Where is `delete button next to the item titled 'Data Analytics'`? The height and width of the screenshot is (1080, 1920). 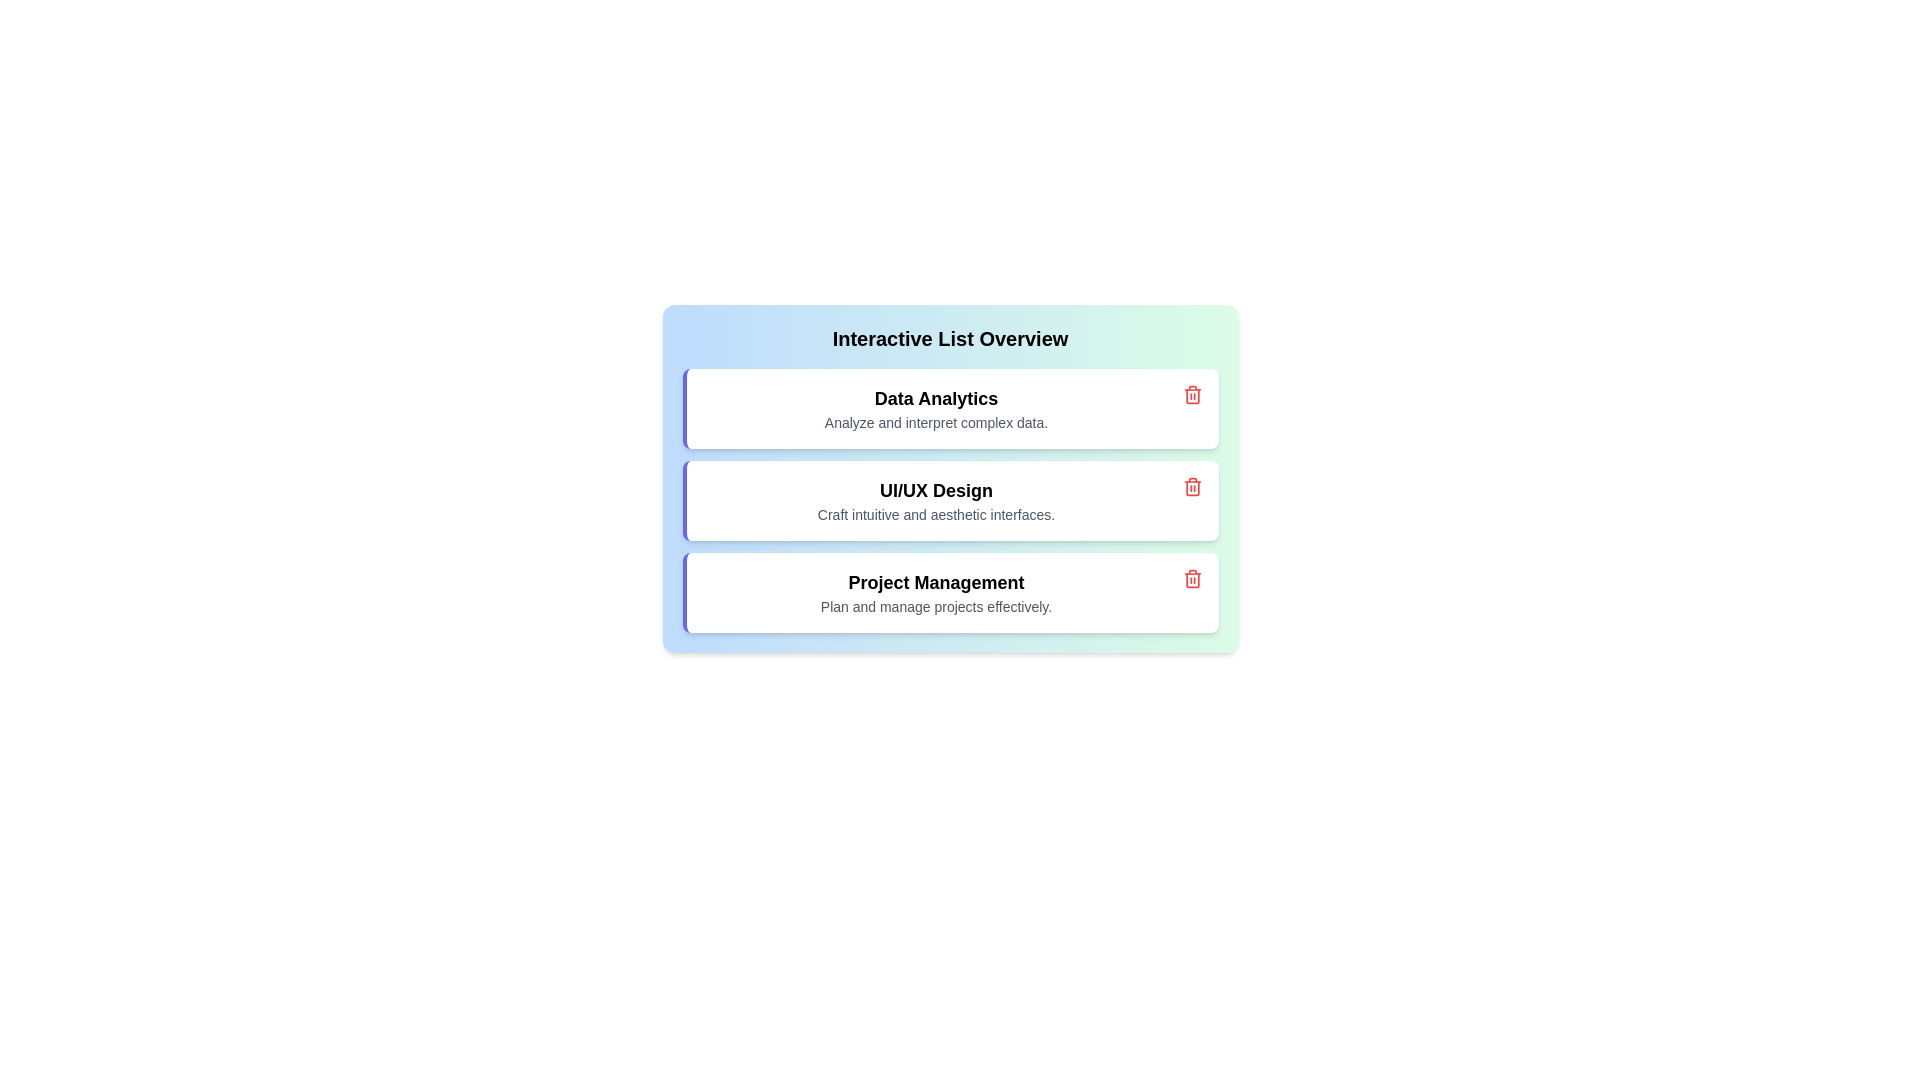
delete button next to the item titled 'Data Analytics' is located at coordinates (1192, 394).